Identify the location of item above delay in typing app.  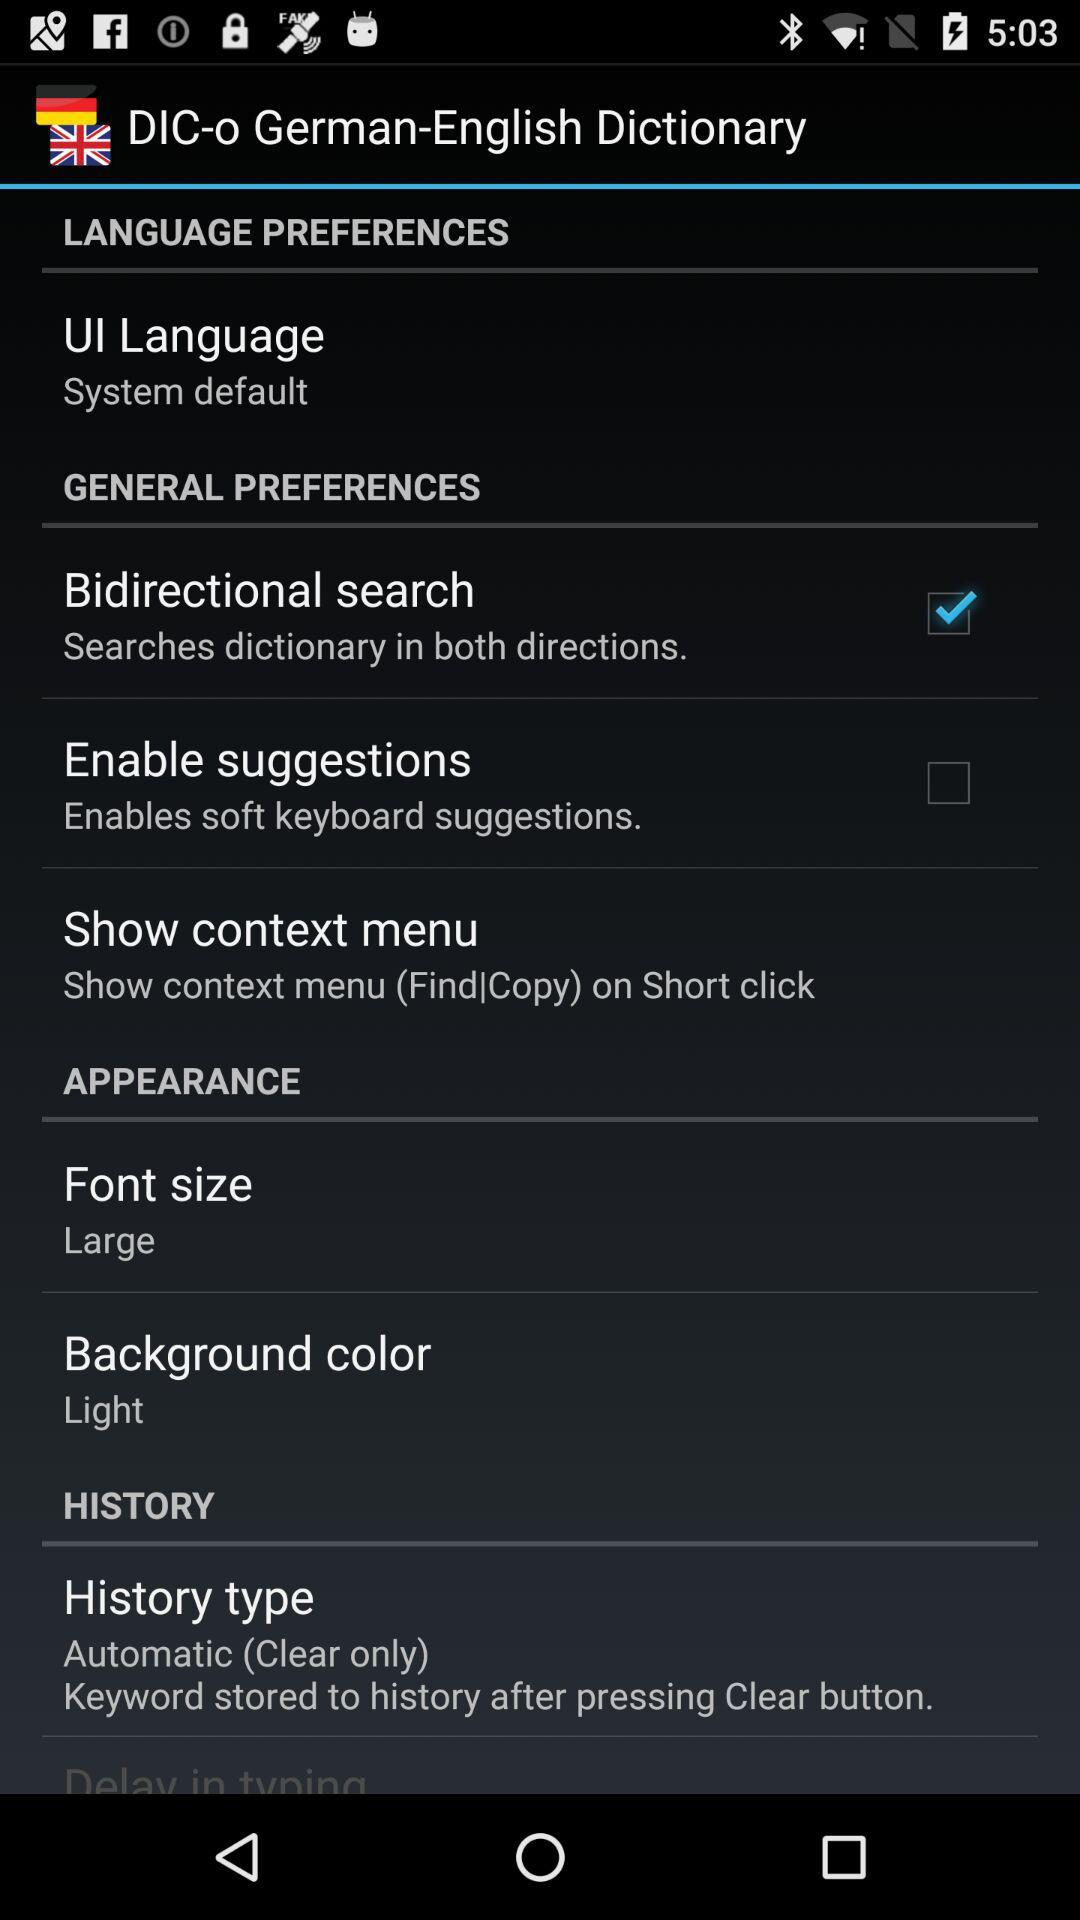
(497, 1673).